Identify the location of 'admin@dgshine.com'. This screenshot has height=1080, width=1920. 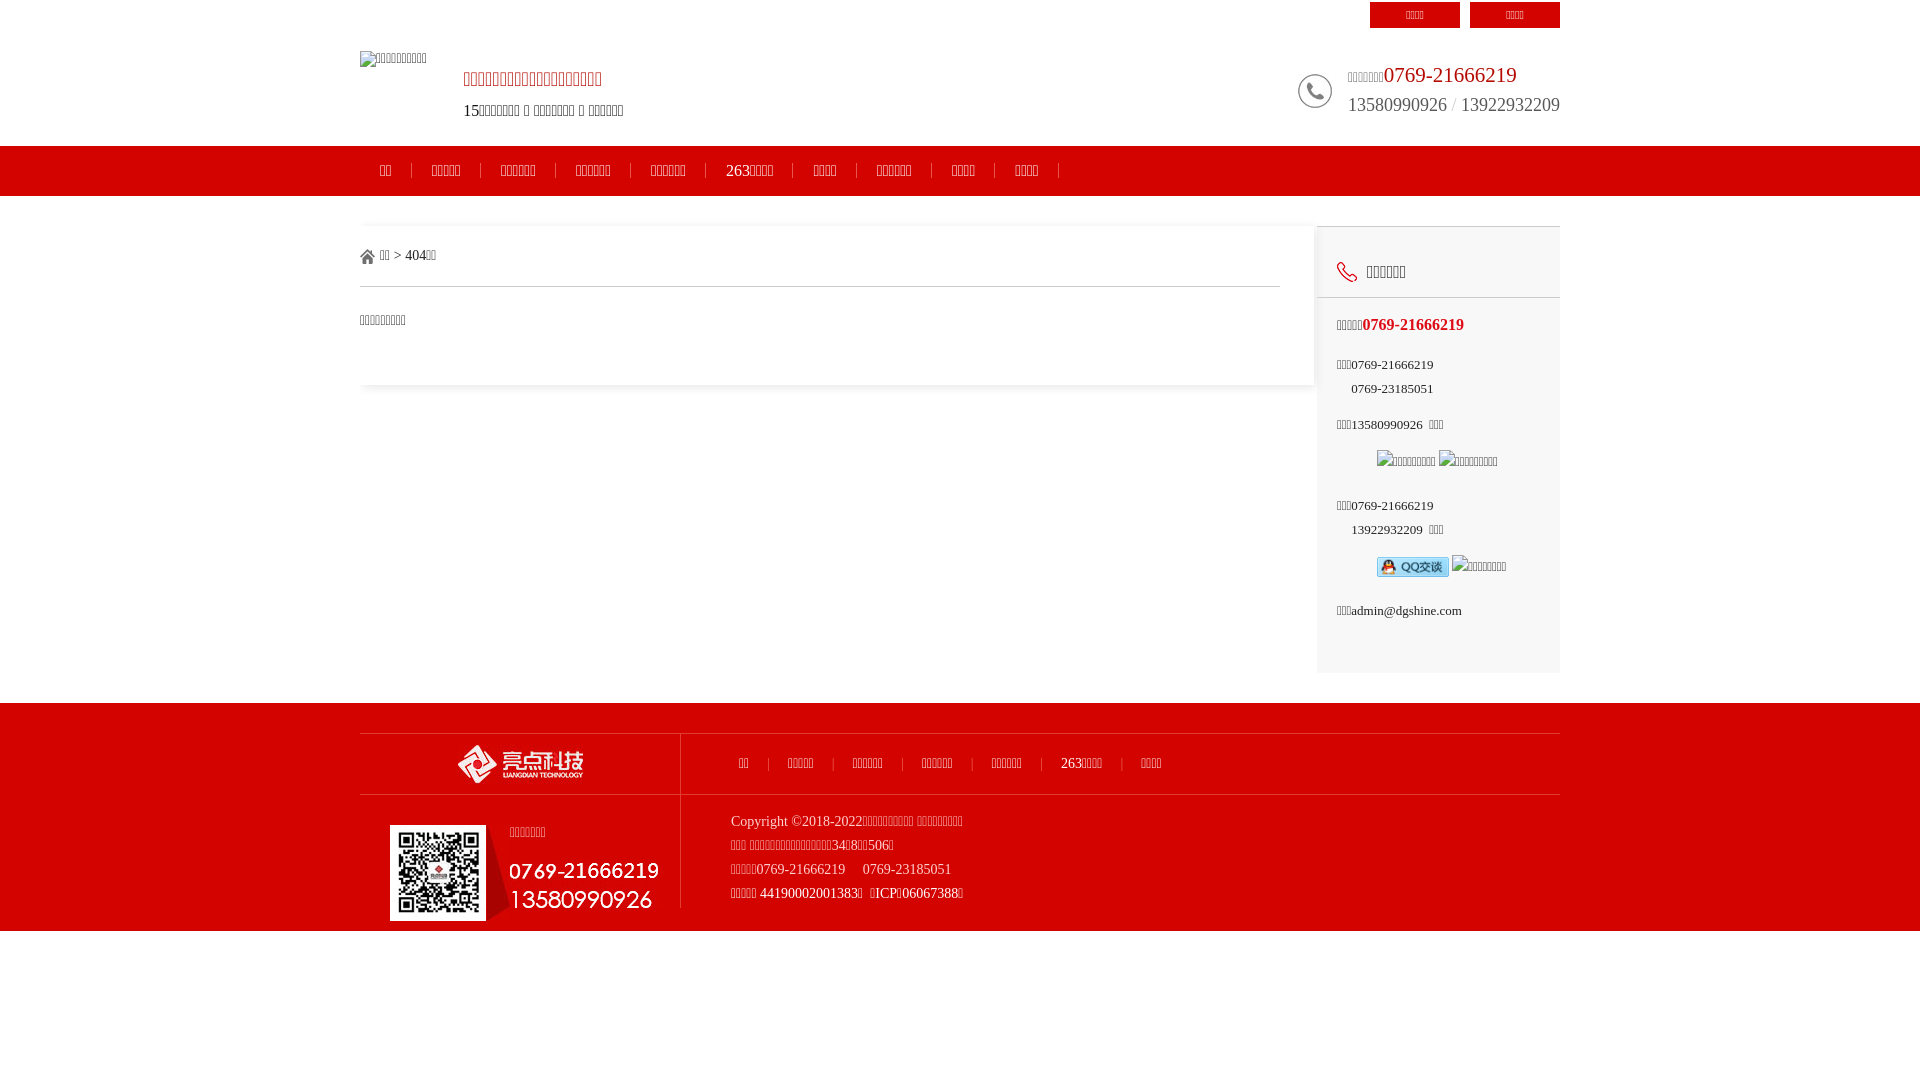
(1405, 609).